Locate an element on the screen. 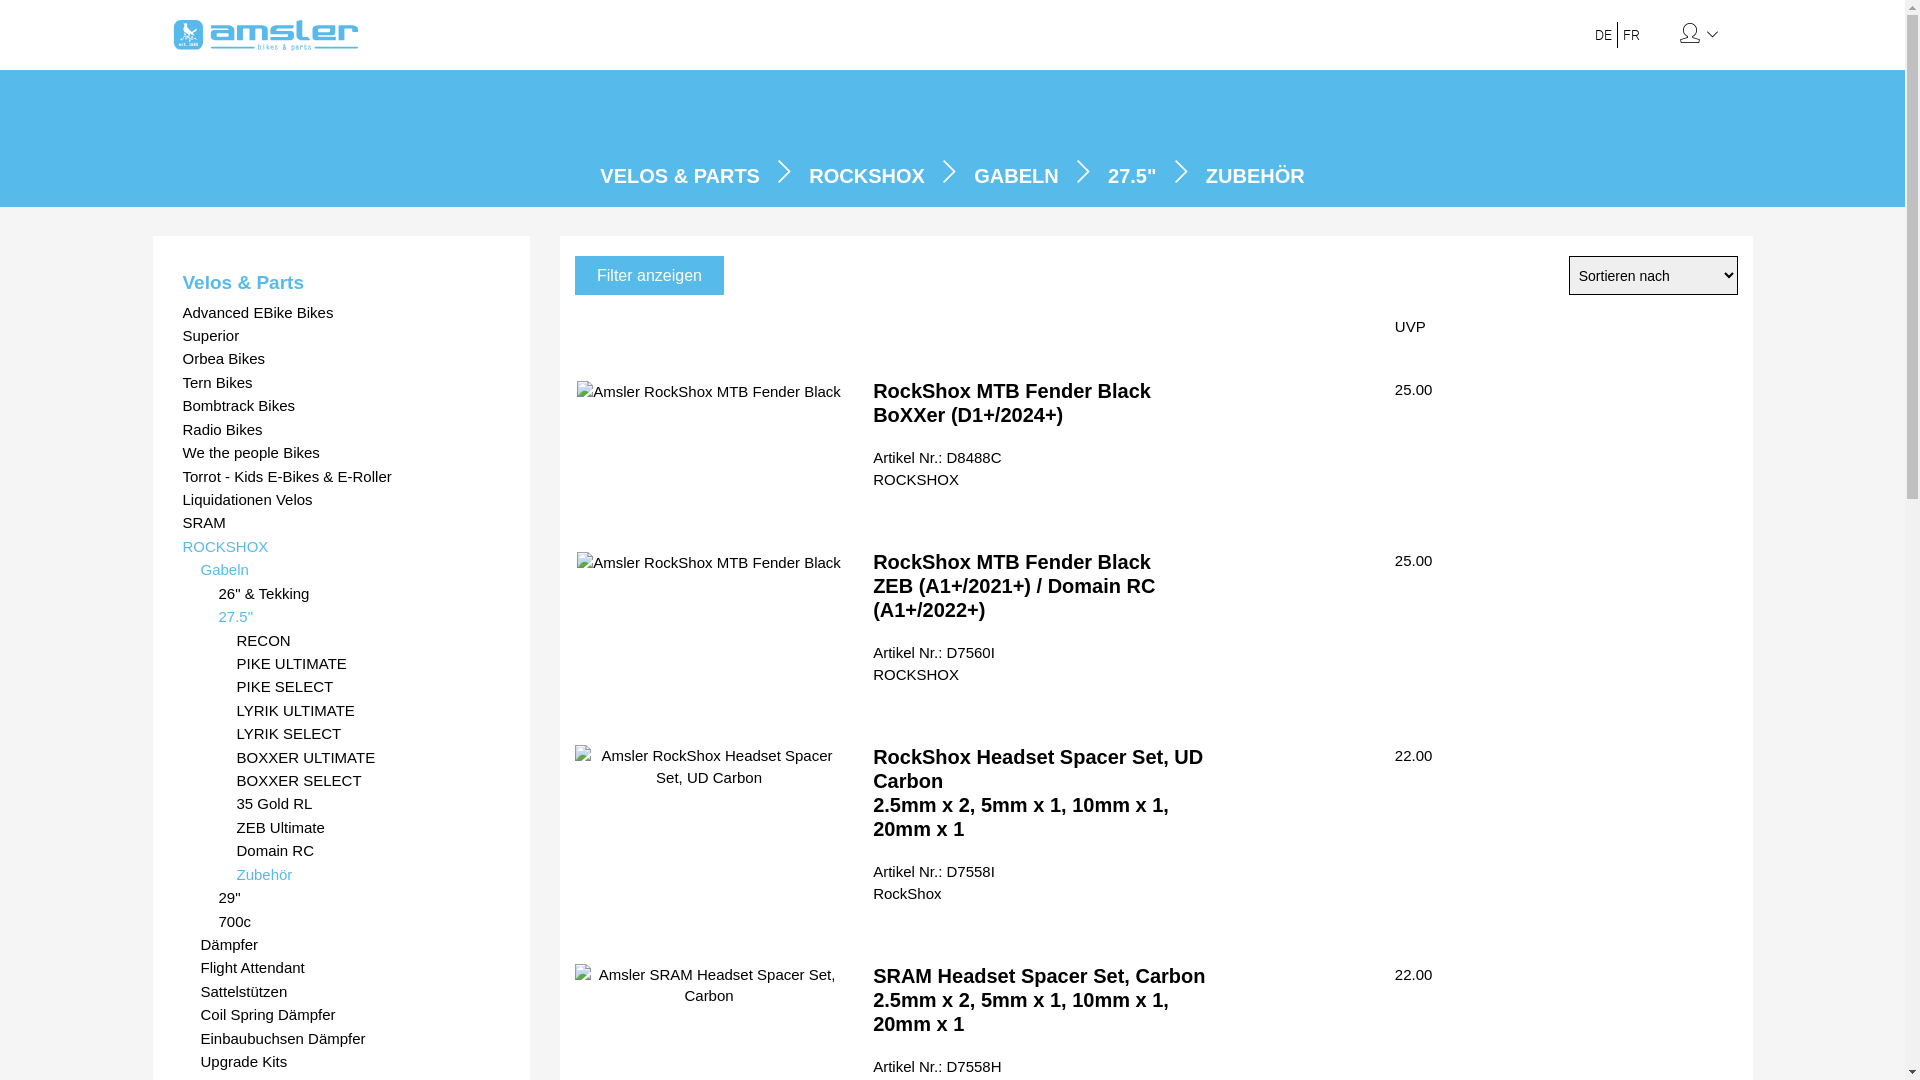 The width and height of the screenshot is (1920, 1080). '27.5"' is located at coordinates (359, 615).